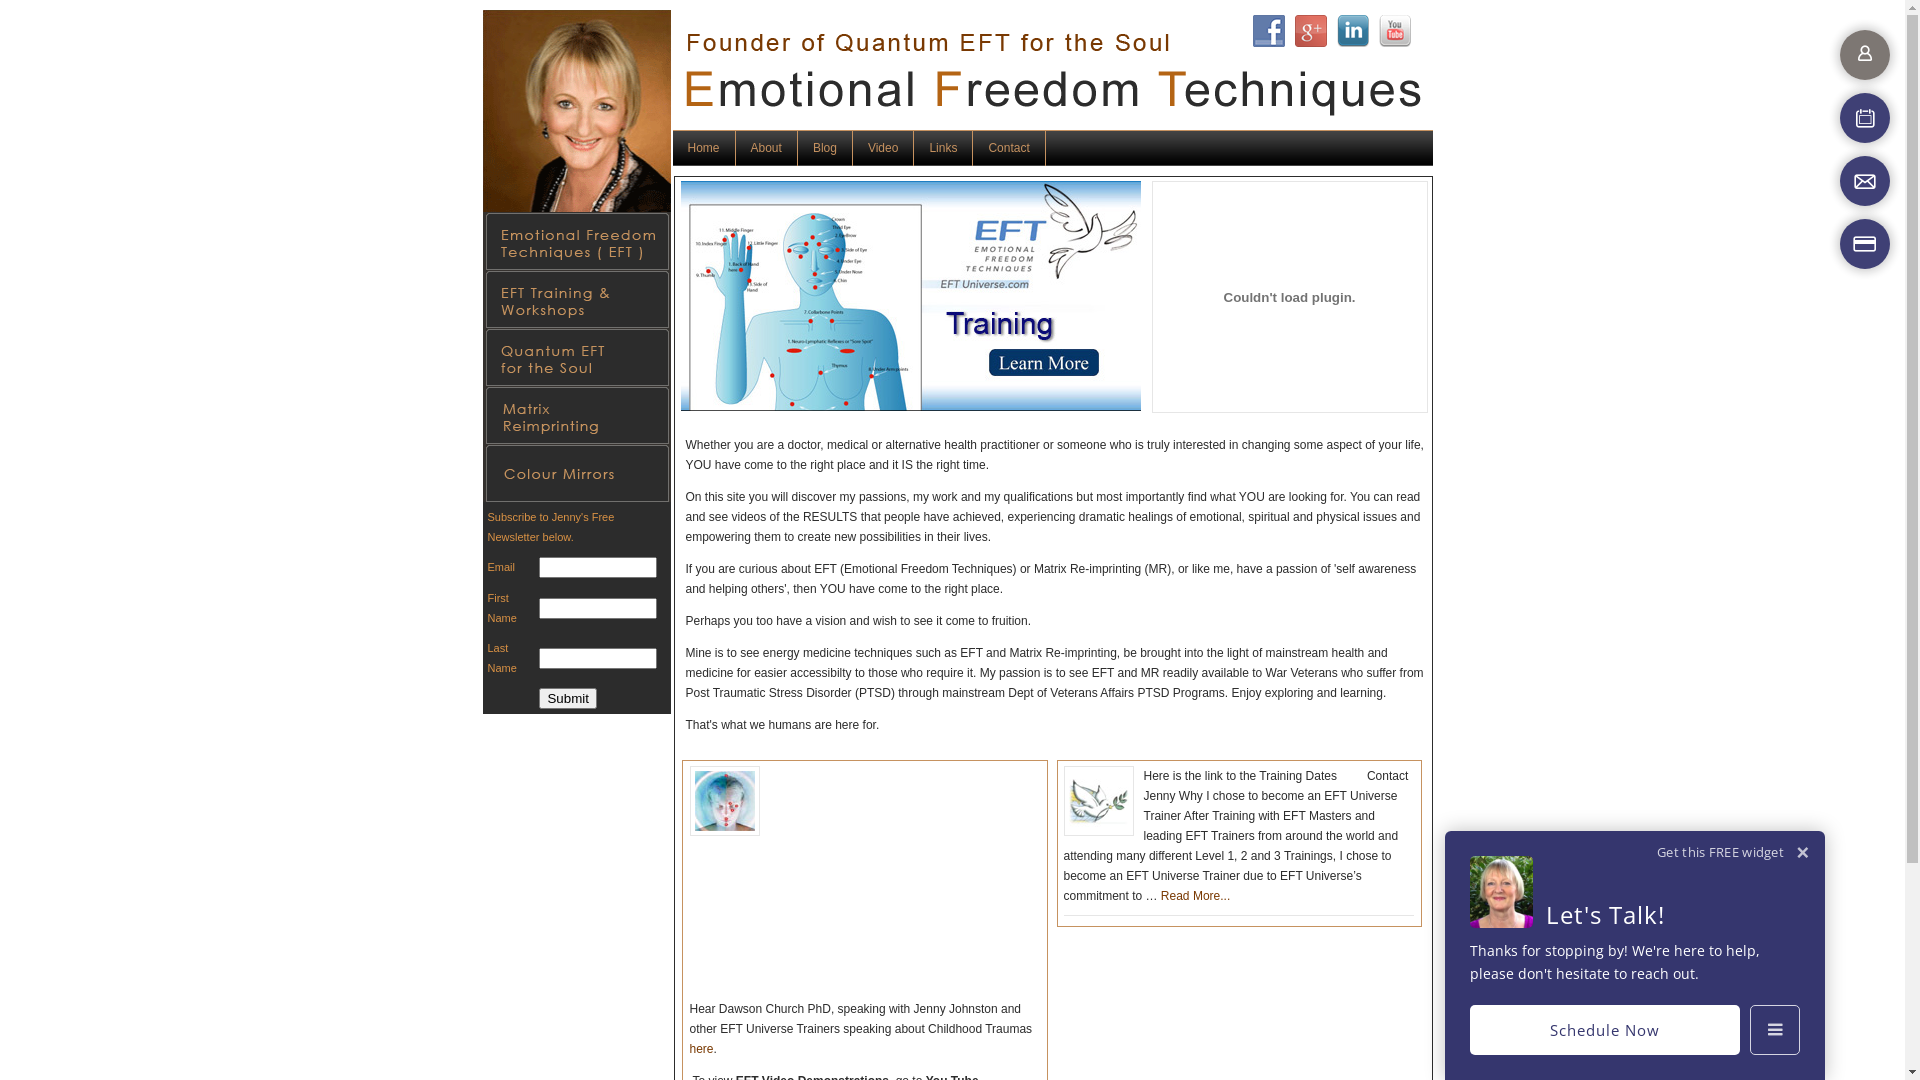 Image resolution: width=1920 pixels, height=1080 pixels. Describe the element at coordinates (566, 697) in the screenshot. I see `'Submit'` at that location.